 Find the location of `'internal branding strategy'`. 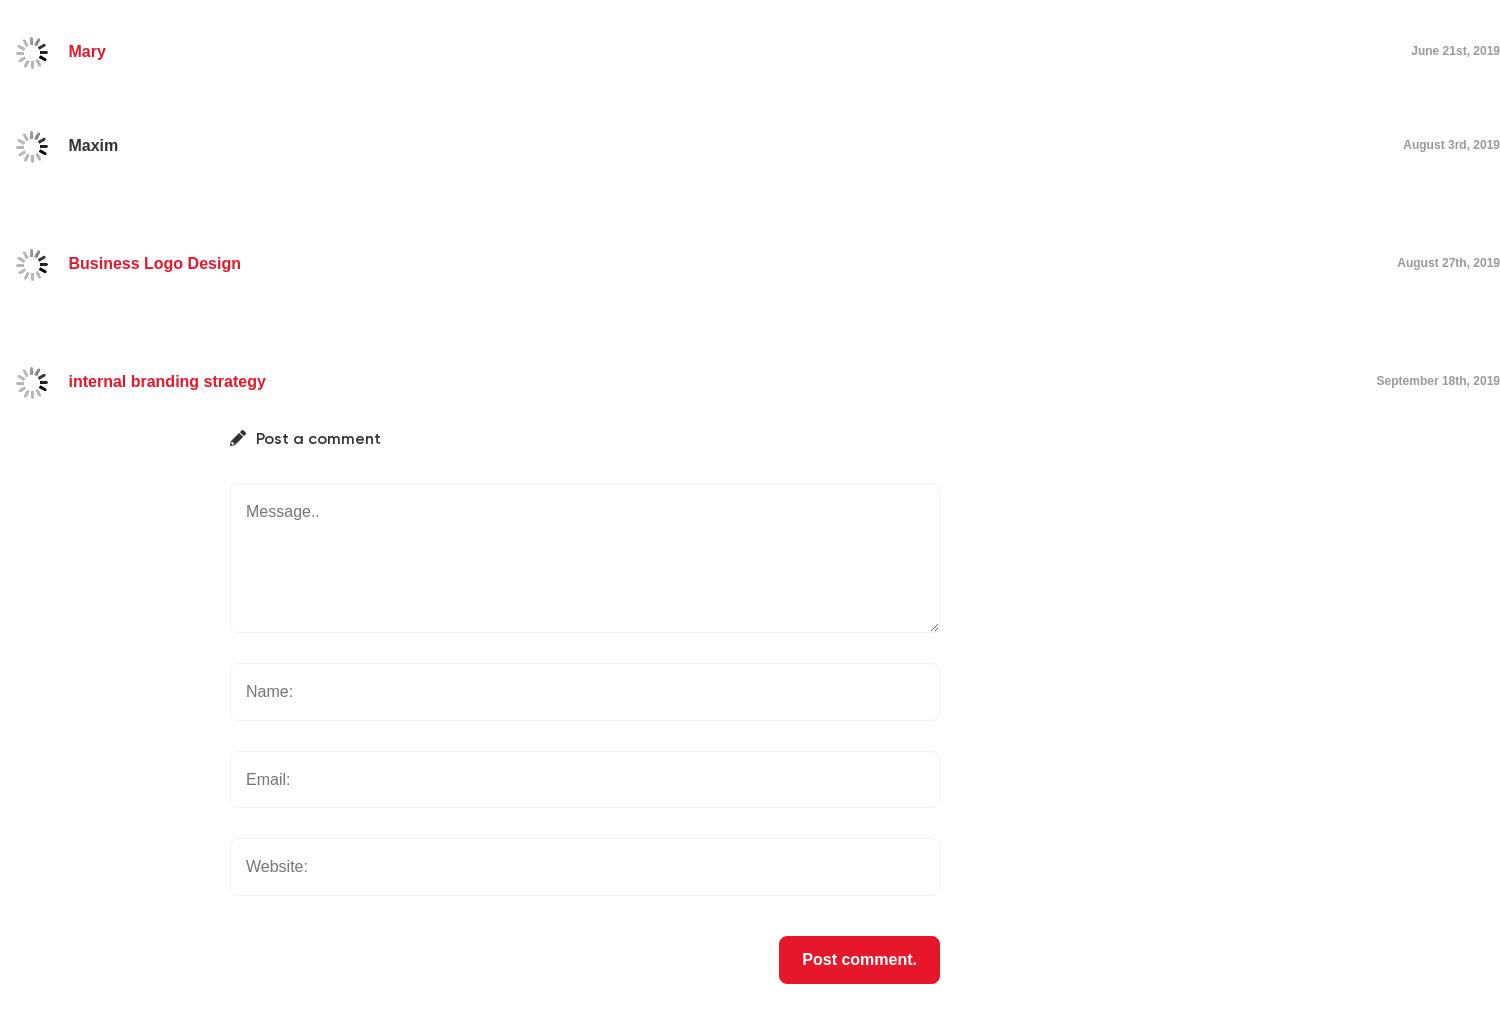

'internal branding strategy' is located at coordinates (166, 381).